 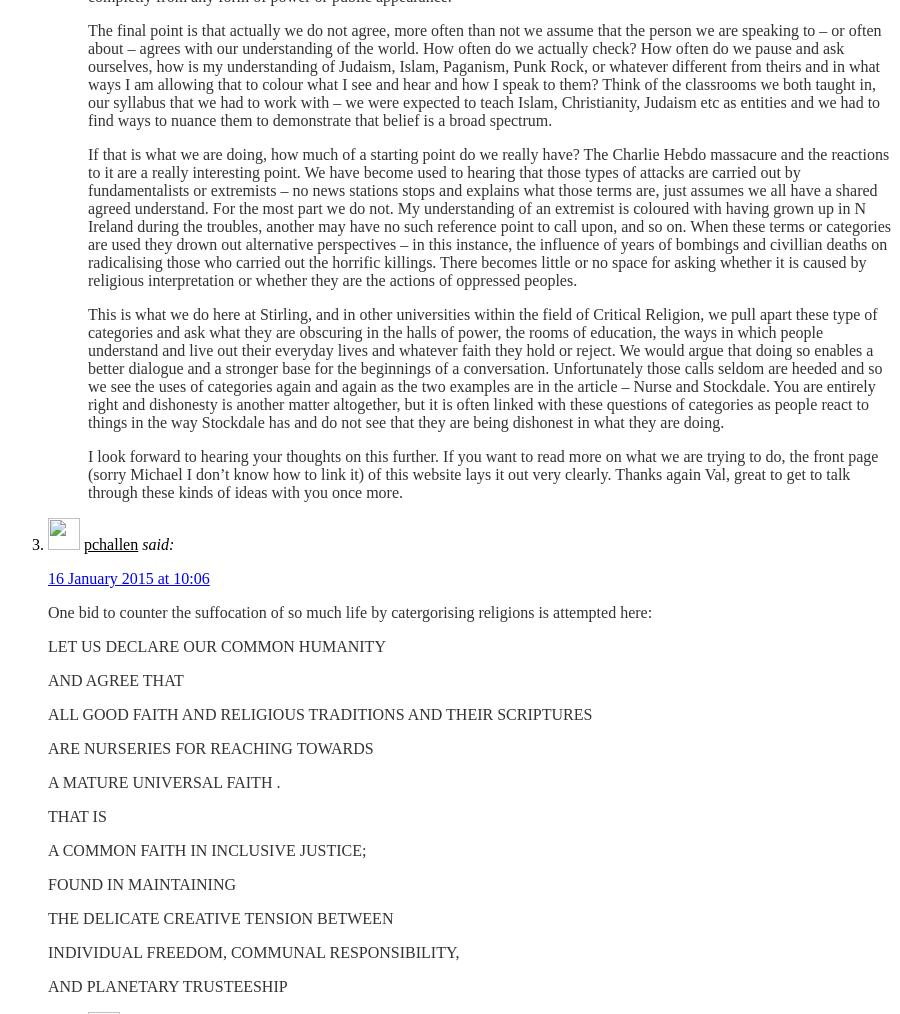 I want to click on 'THAT IS', so click(x=76, y=816).